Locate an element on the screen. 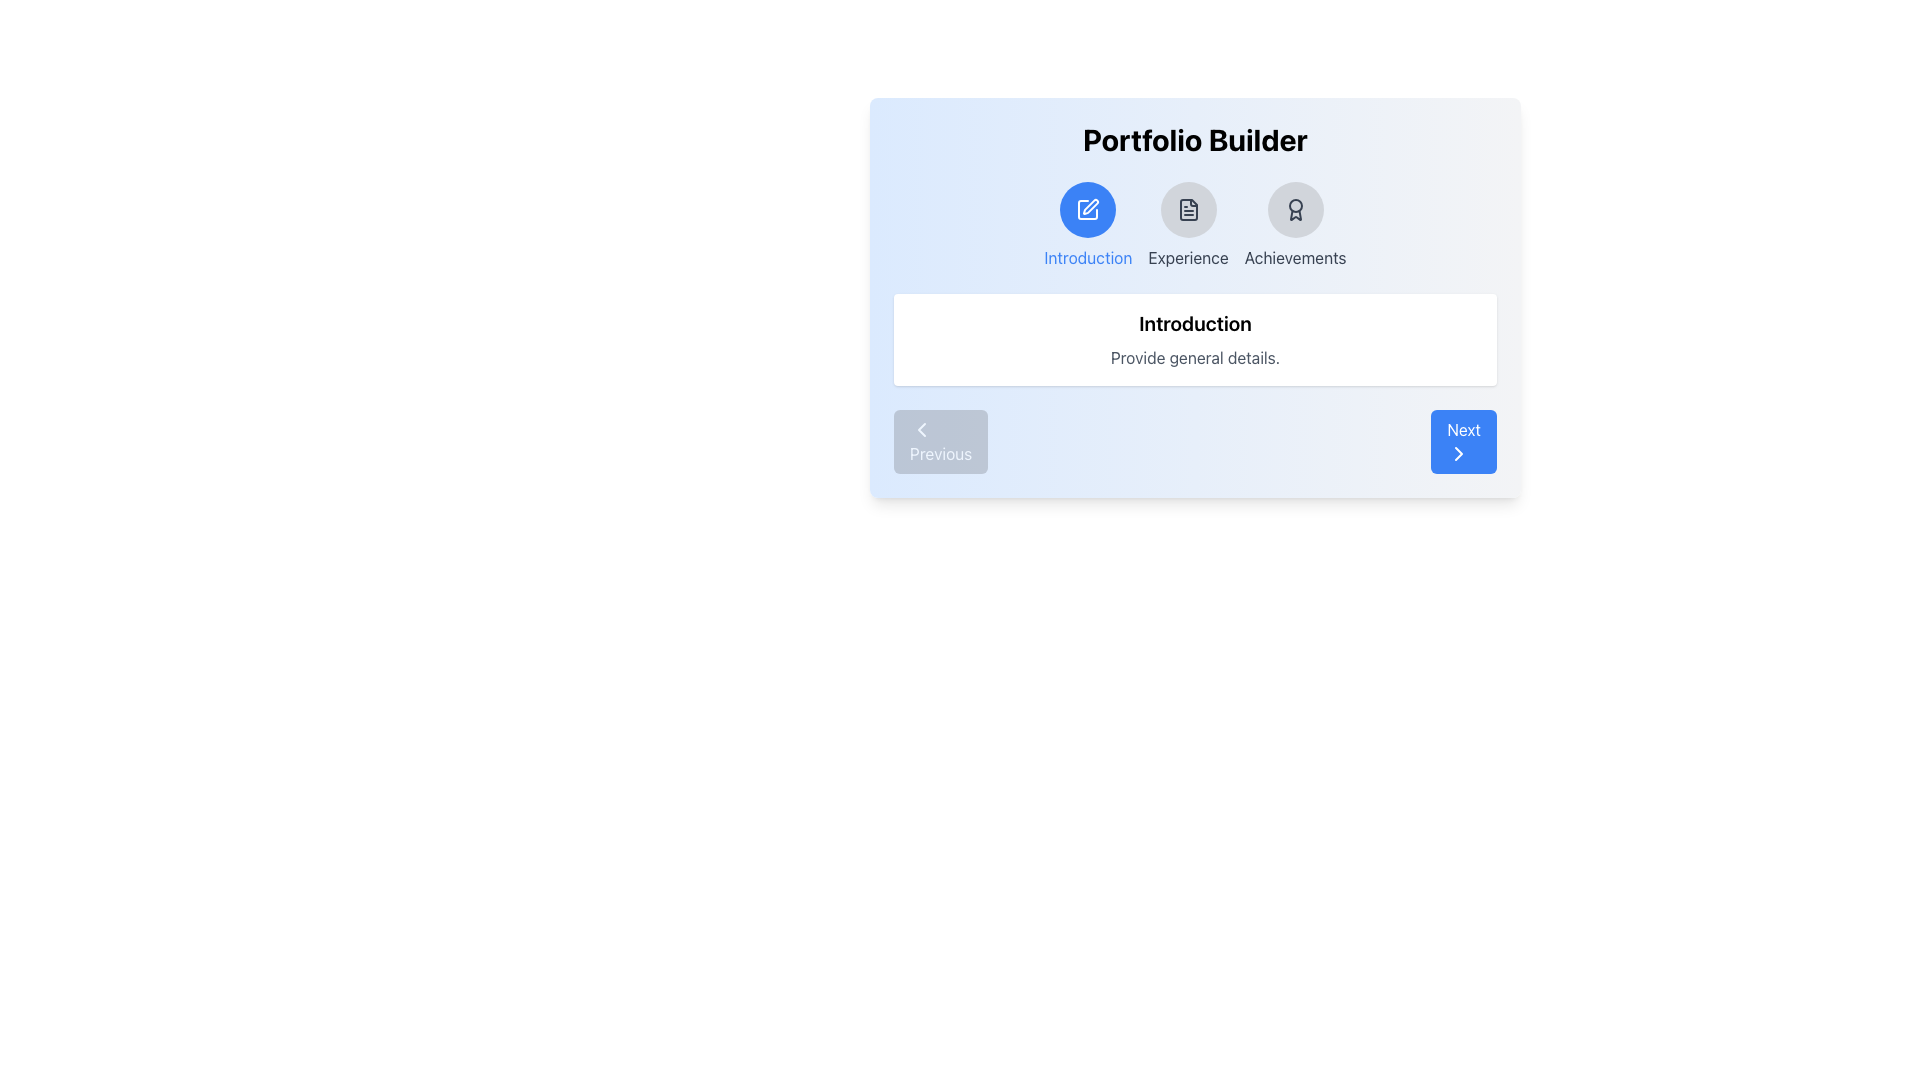 This screenshot has height=1080, width=1920. the text label that serves as the header or title for the interface, indicating the current section or purpose of the page is located at coordinates (1195, 138).